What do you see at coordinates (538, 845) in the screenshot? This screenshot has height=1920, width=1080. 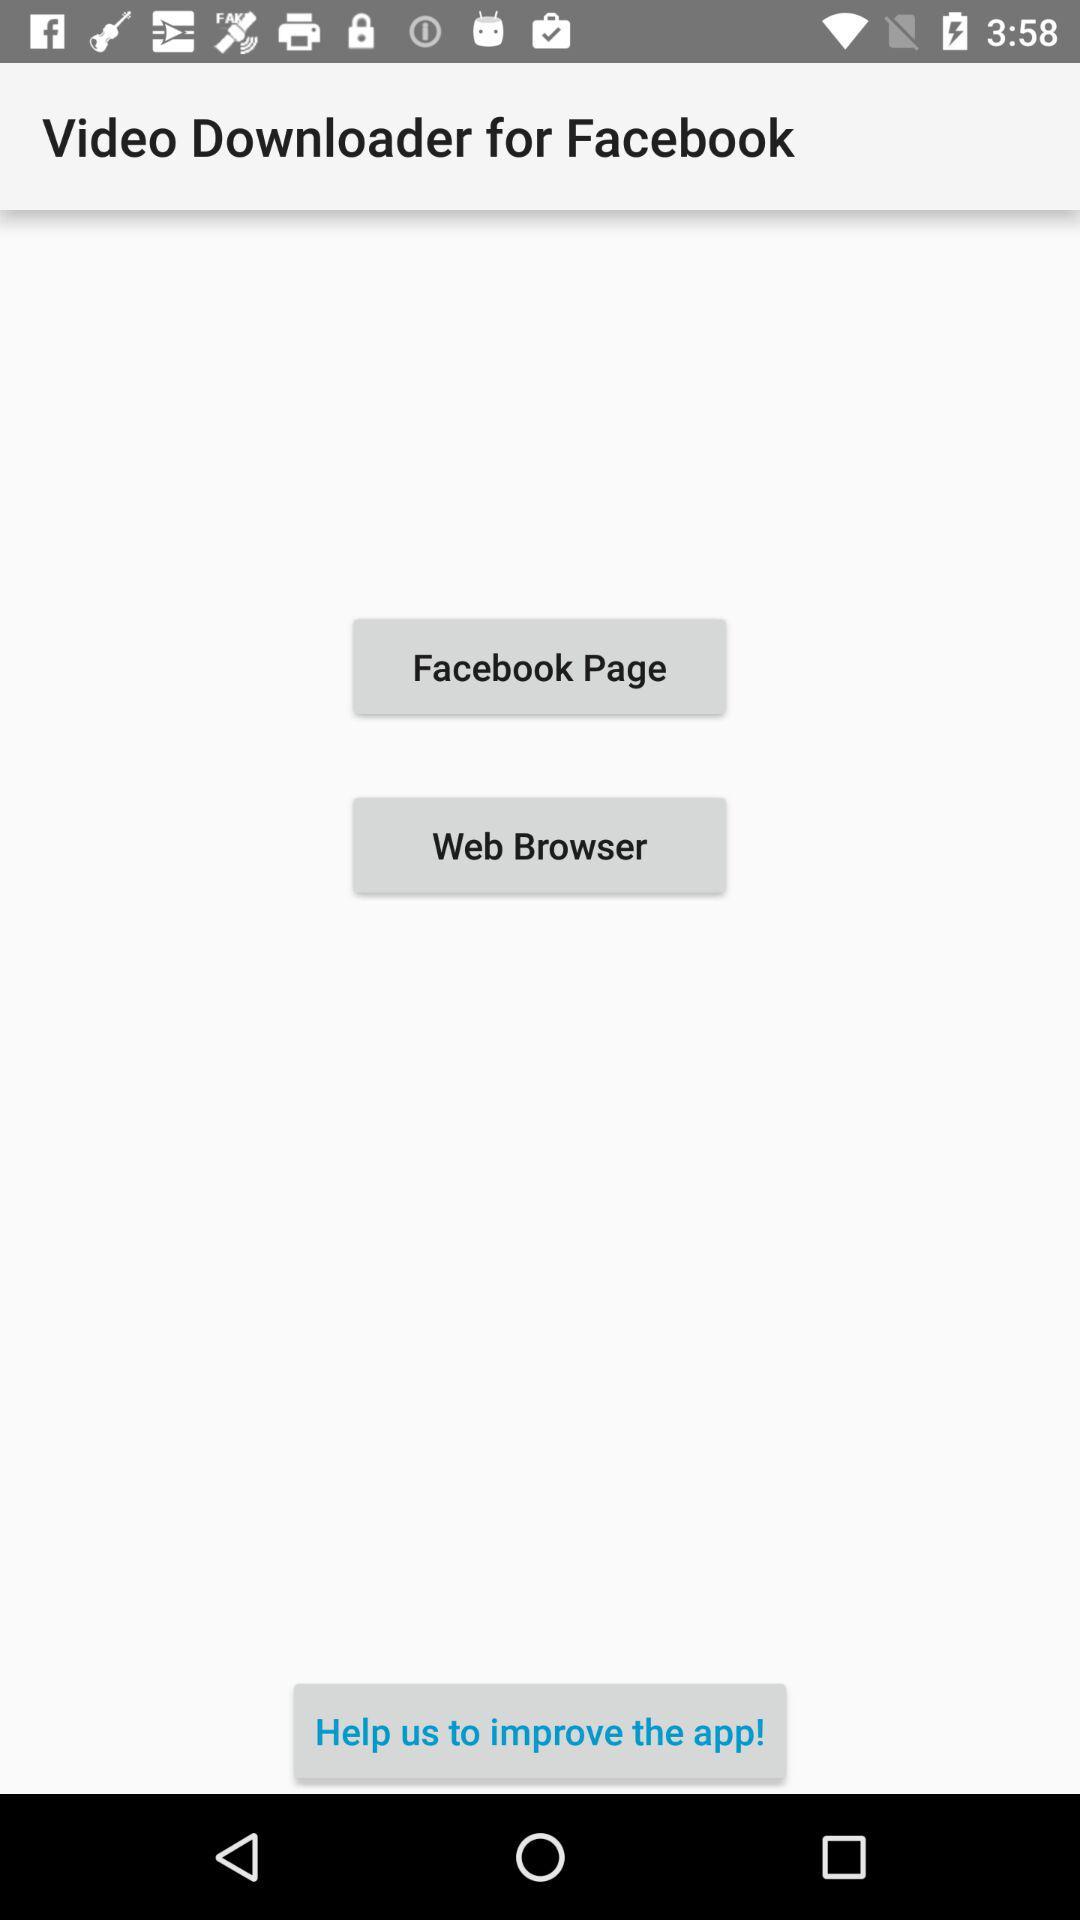 I see `the web browser` at bounding box center [538, 845].